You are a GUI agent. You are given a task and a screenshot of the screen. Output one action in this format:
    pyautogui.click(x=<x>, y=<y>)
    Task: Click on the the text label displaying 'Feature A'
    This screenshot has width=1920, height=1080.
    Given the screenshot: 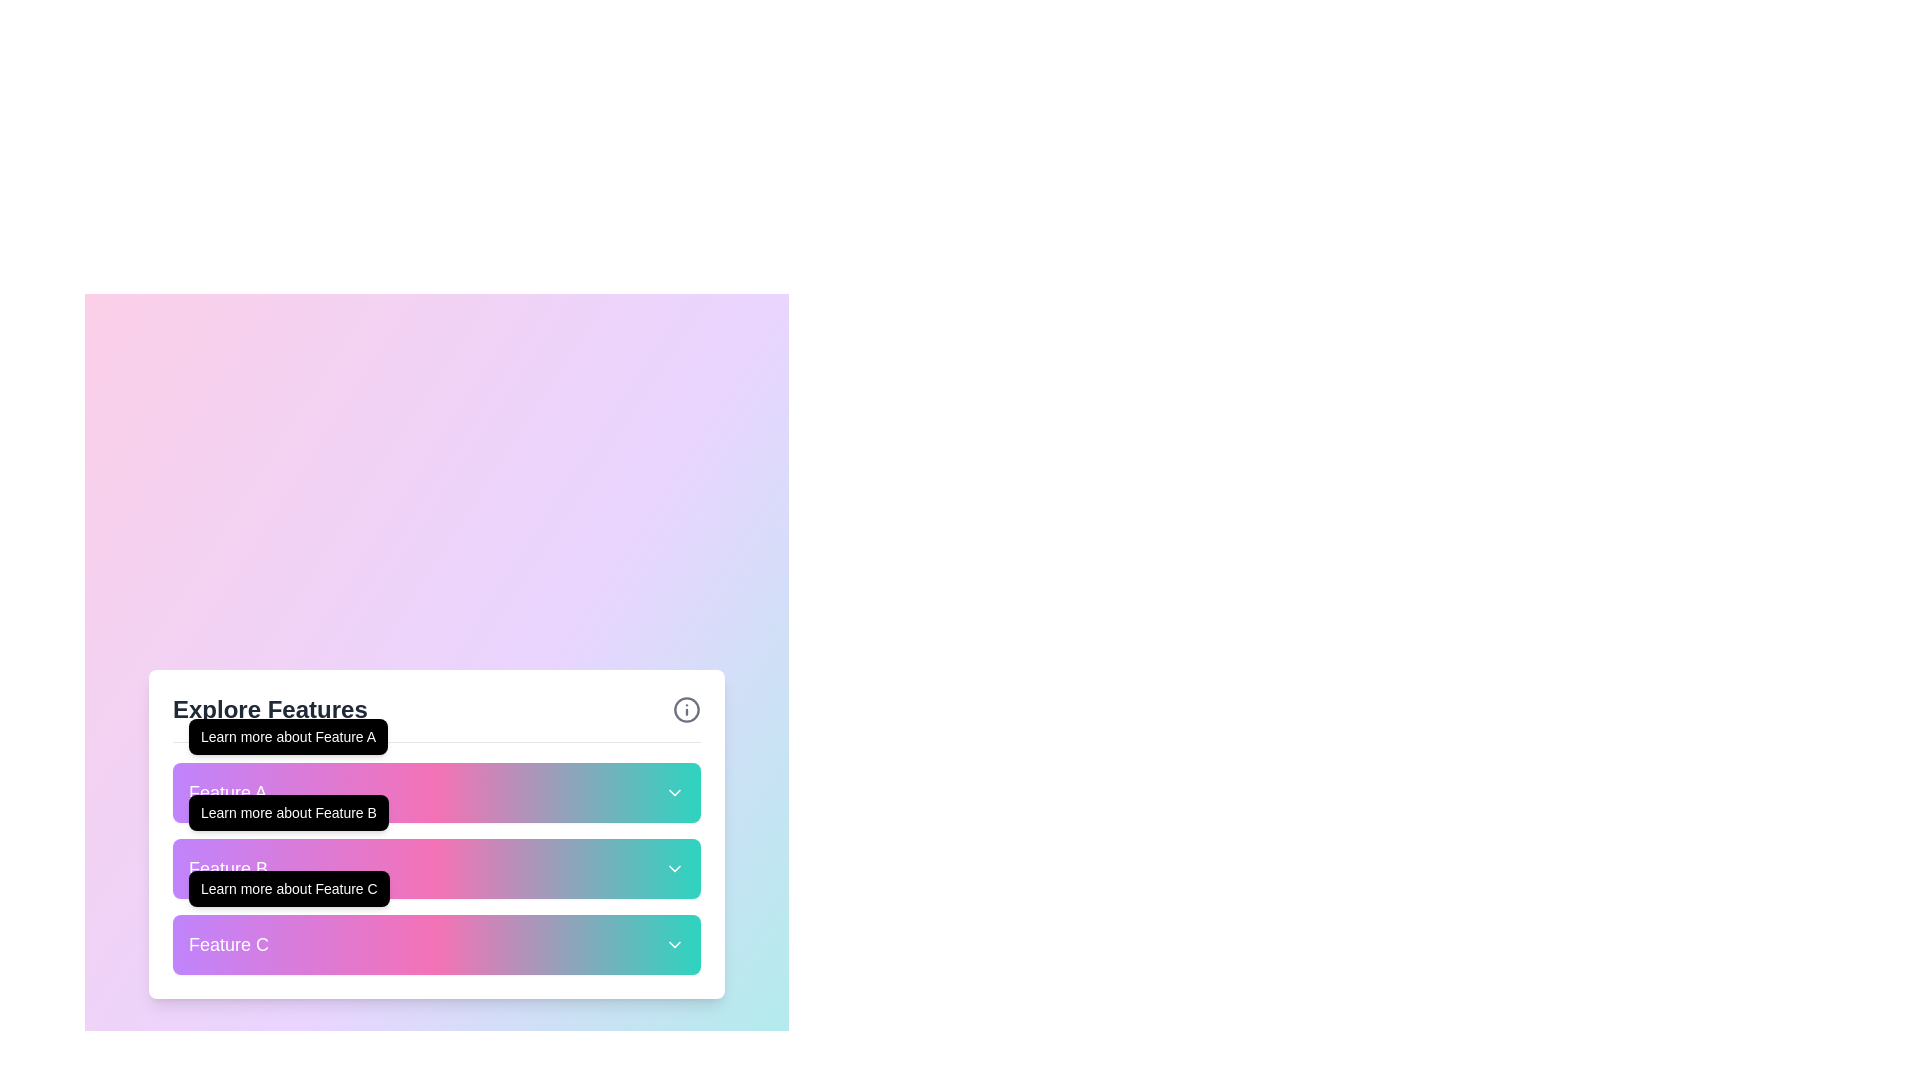 What is the action you would take?
    pyautogui.click(x=228, y=791)
    